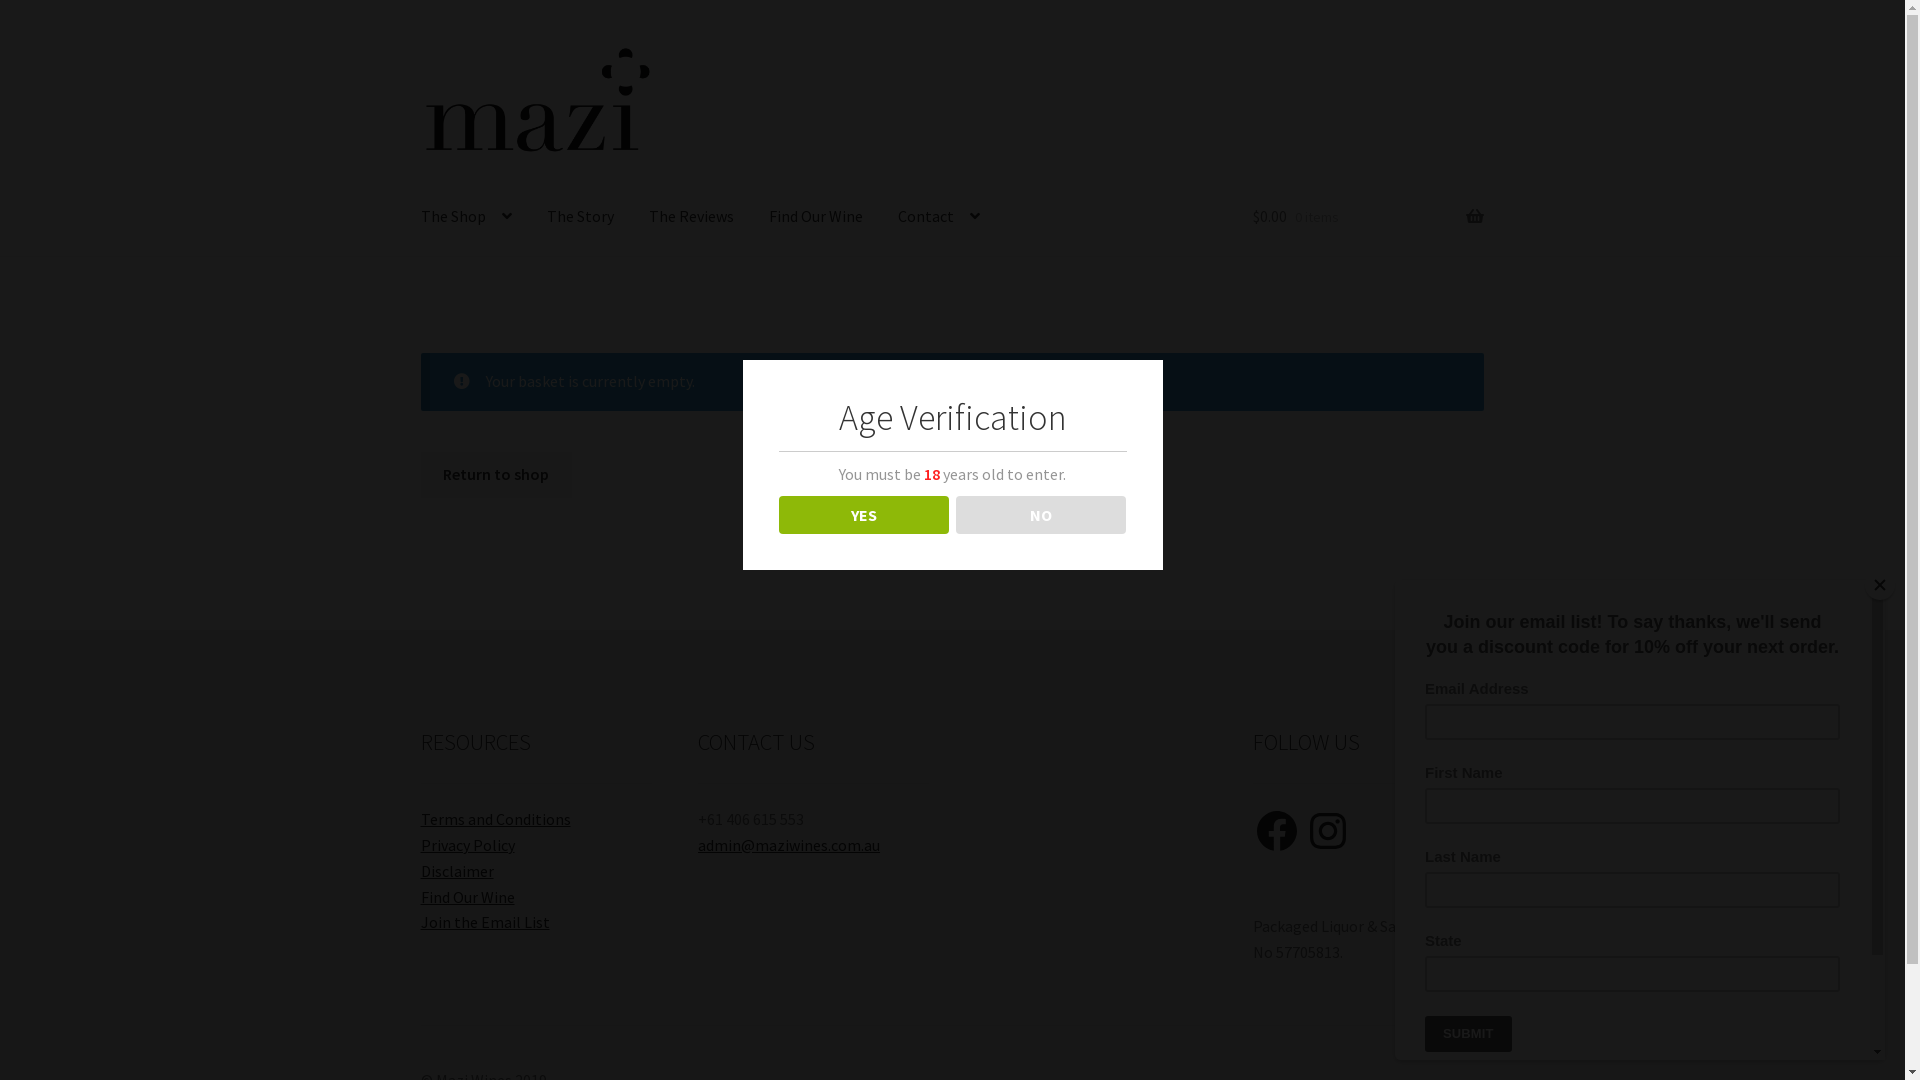 The width and height of the screenshot is (1920, 1080). I want to click on 'Find Our Wine', so click(420, 896).